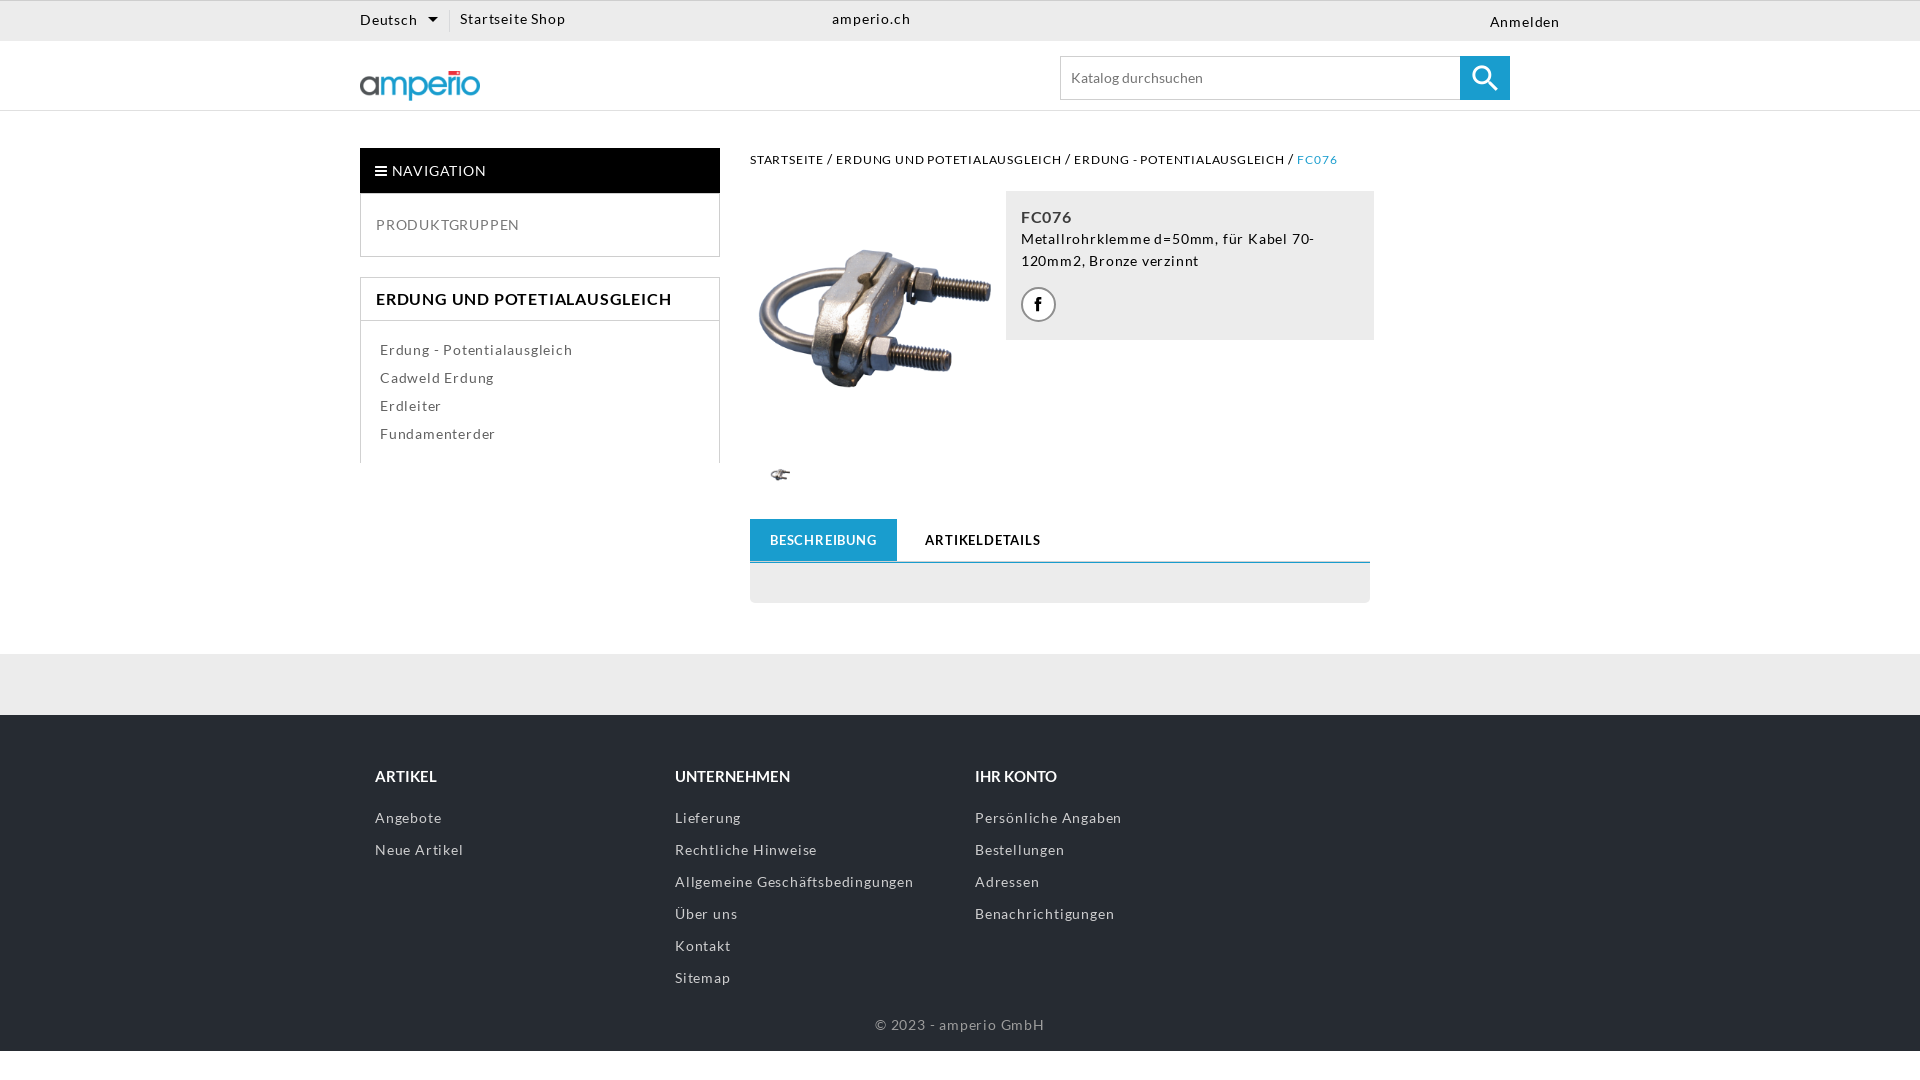 The image size is (1920, 1080). Describe the element at coordinates (1019, 849) in the screenshot. I see `'Bestellungen'` at that location.